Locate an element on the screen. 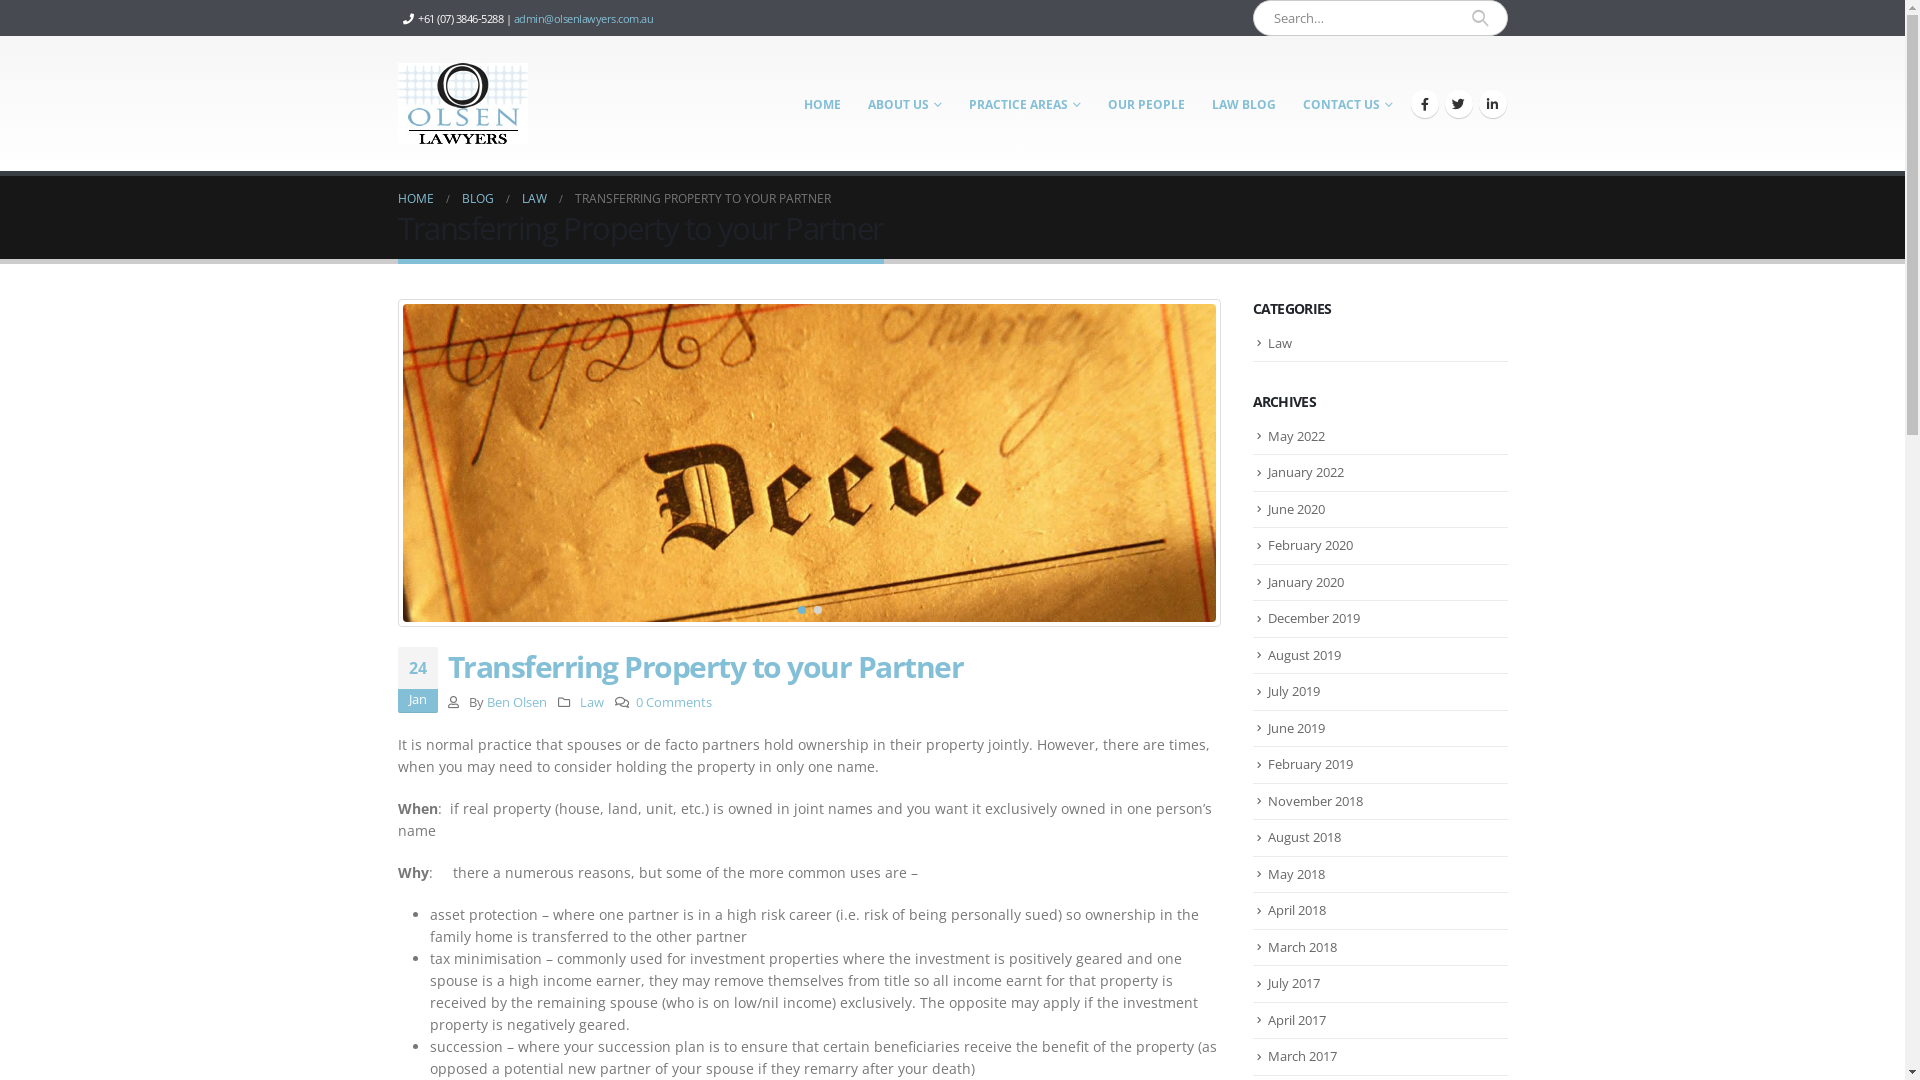 The width and height of the screenshot is (1920, 1080). 'February 2020' is located at coordinates (1266, 544).